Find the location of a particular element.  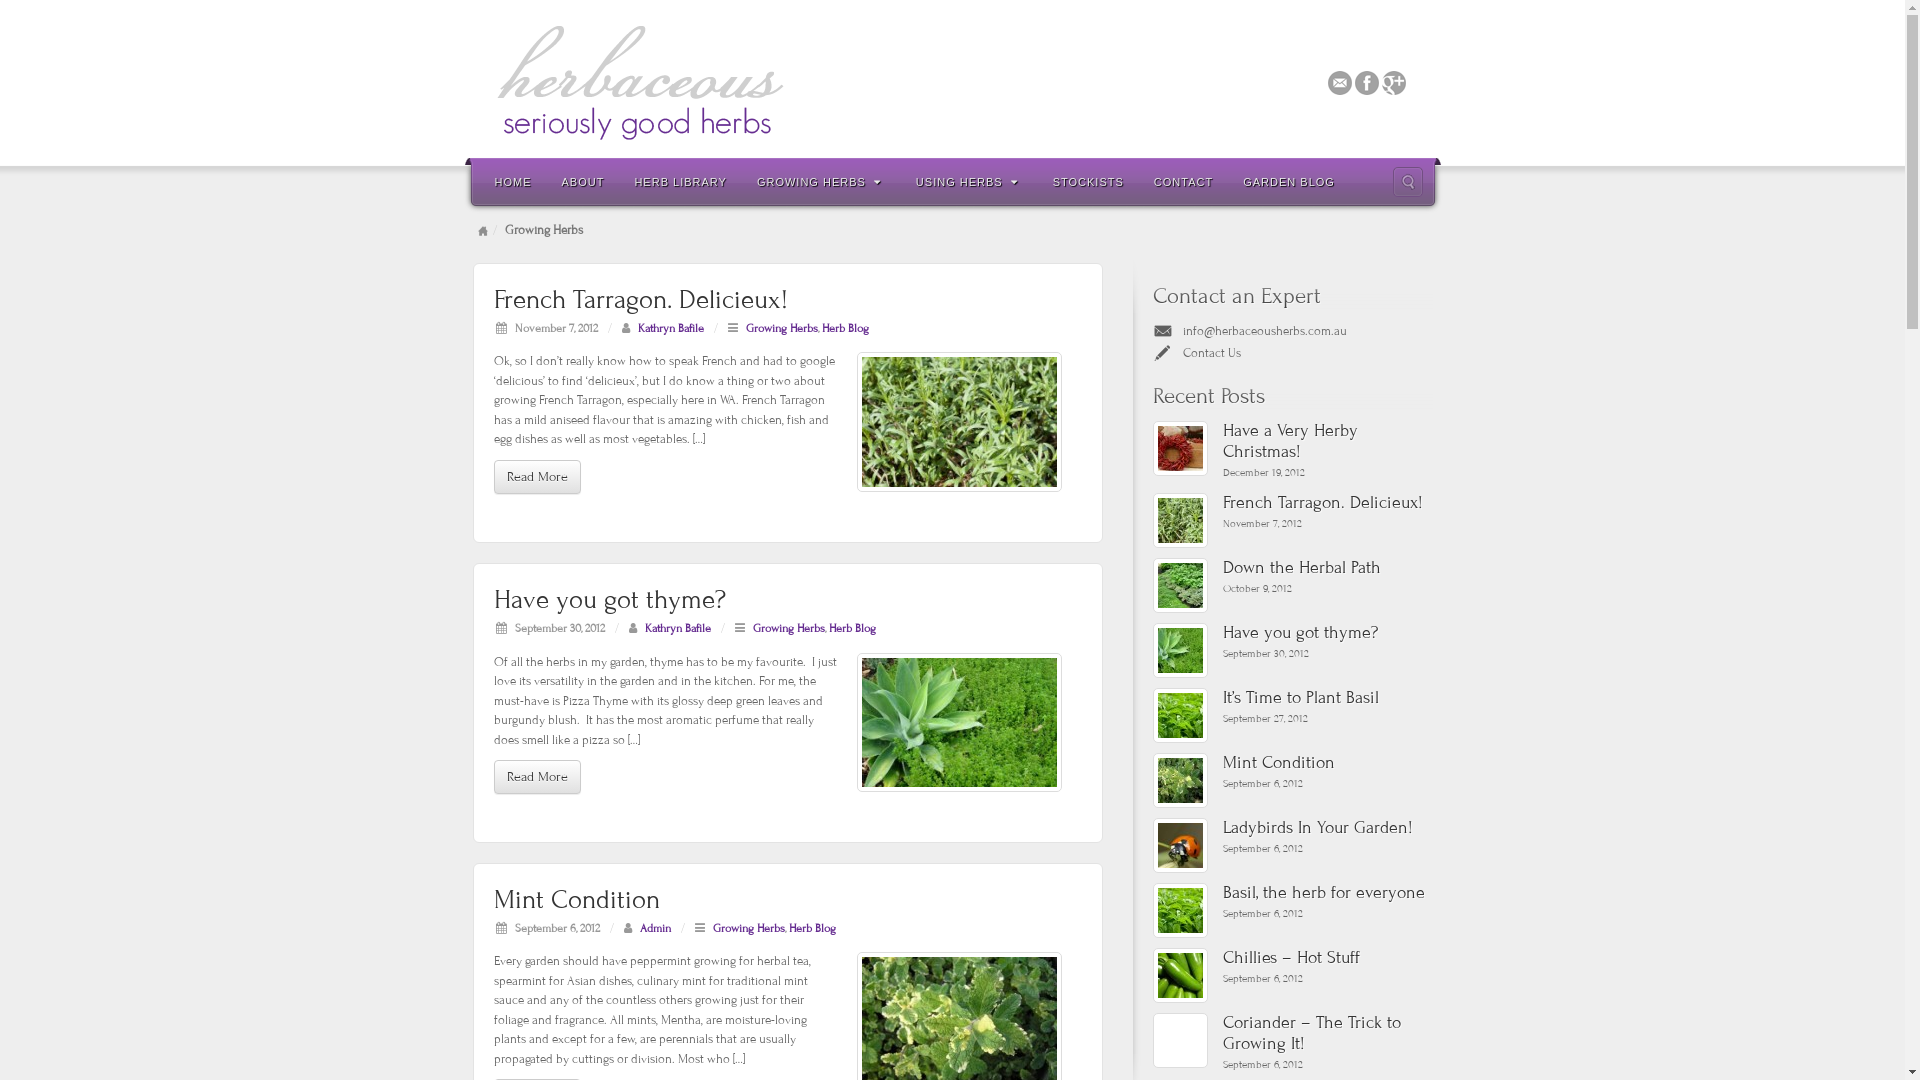

'CONTACT' is located at coordinates (1138, 181).